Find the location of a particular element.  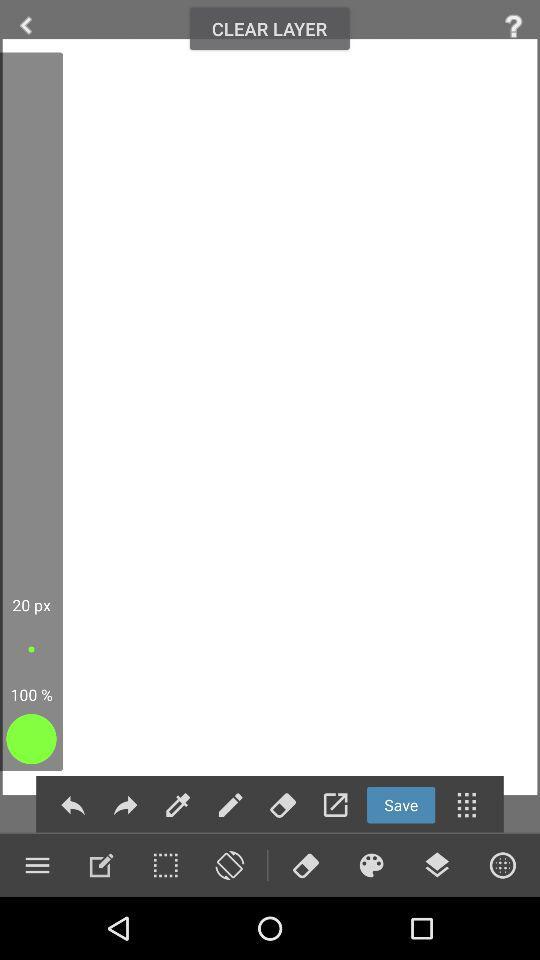

eraser is located at coordinates (305, 864).